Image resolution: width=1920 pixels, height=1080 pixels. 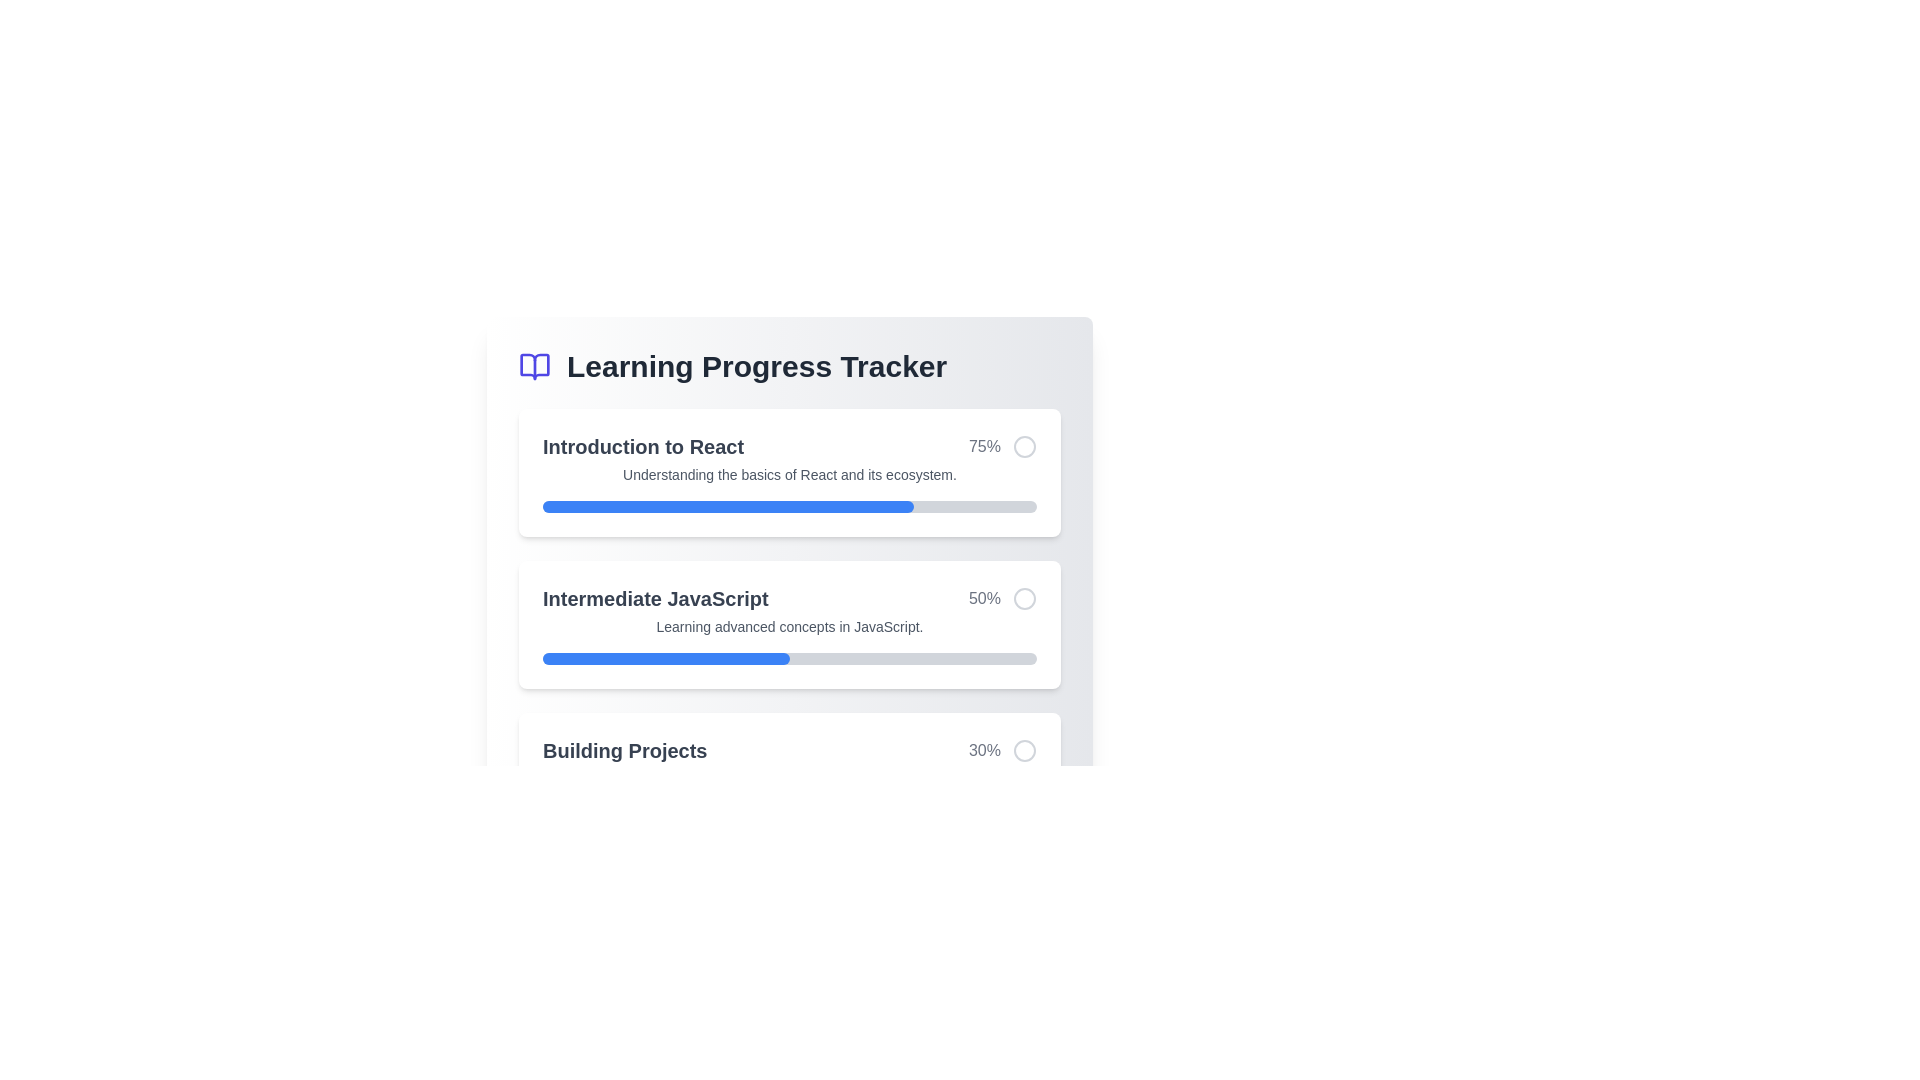 I want to click on the decorative learning icon located at the top-left corner of the 'Learning Progress Tracker' card, so click(x=534, y=366).